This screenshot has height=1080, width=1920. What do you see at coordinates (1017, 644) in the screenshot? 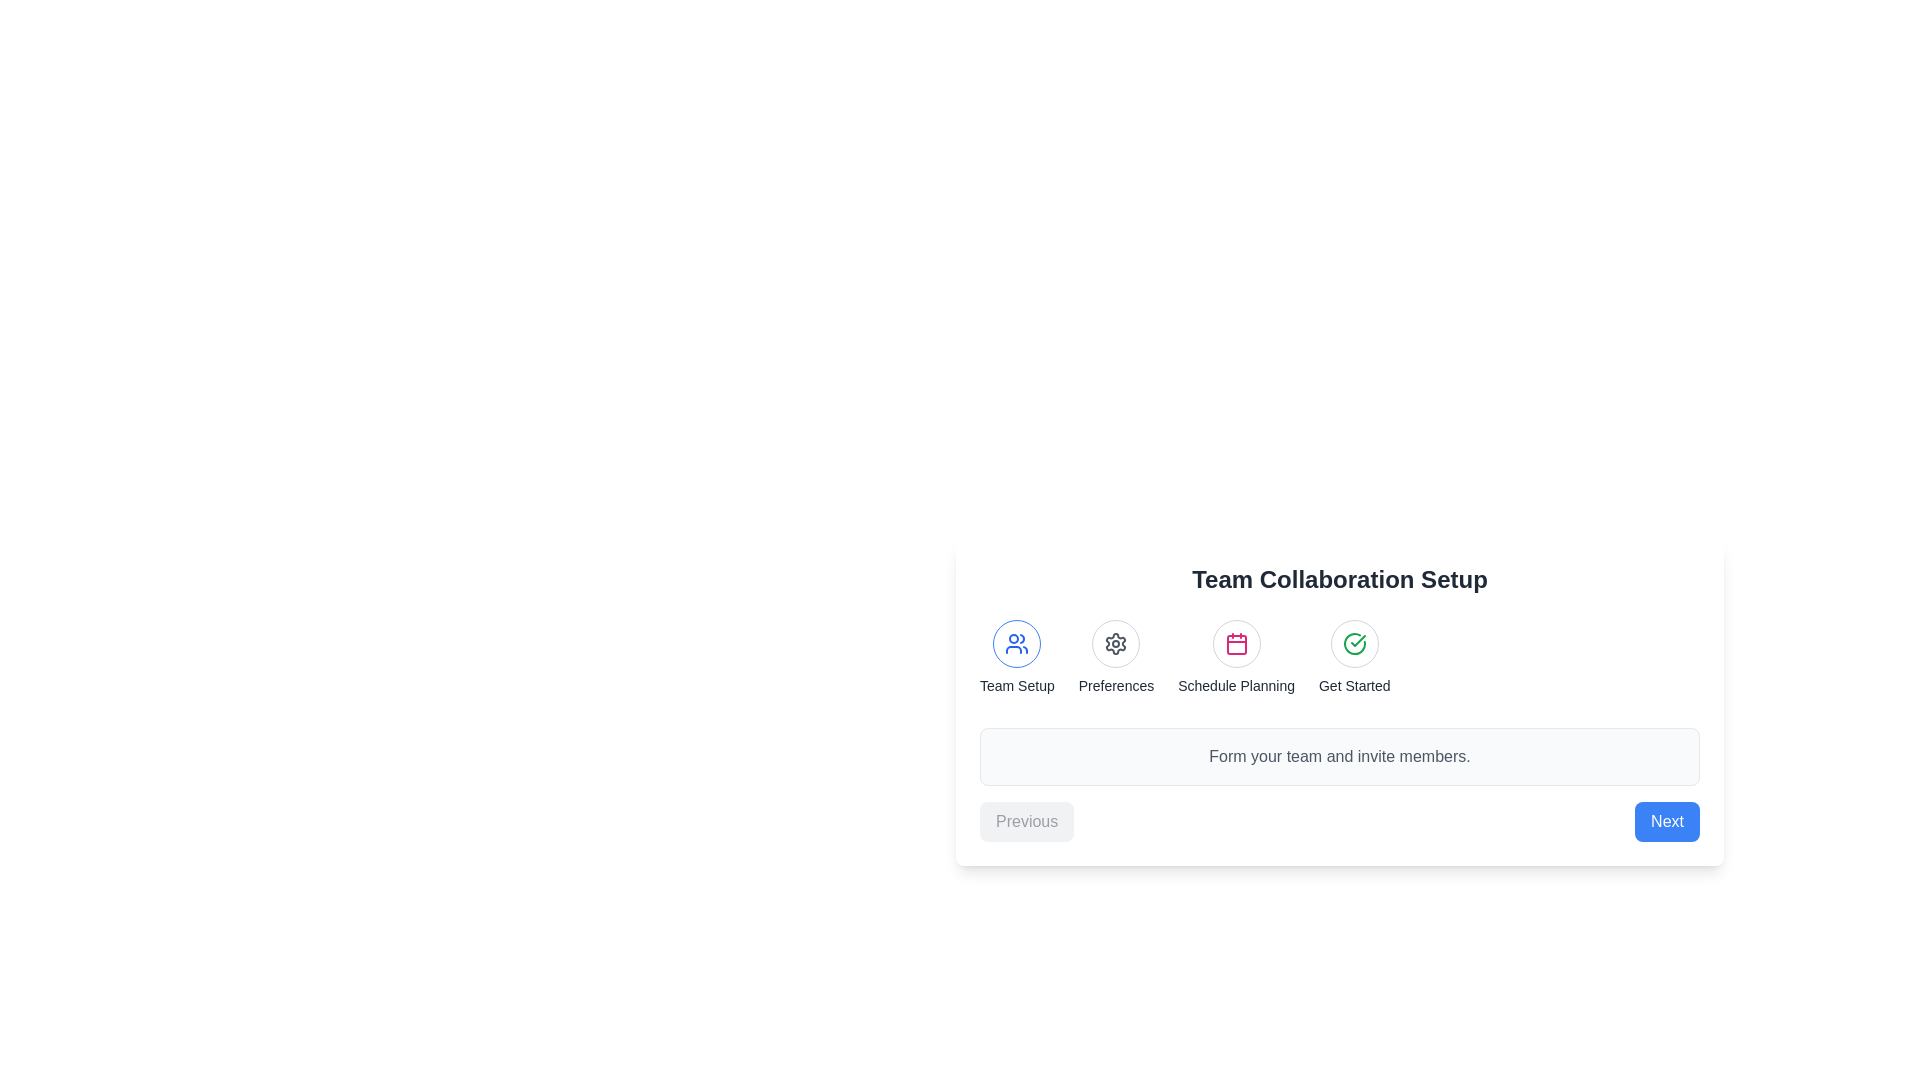
I see `the circular button with a thin blue border and an icon of two people, located in the 'Team Collaboration Setup' section` at bounding box center [1017, 644].